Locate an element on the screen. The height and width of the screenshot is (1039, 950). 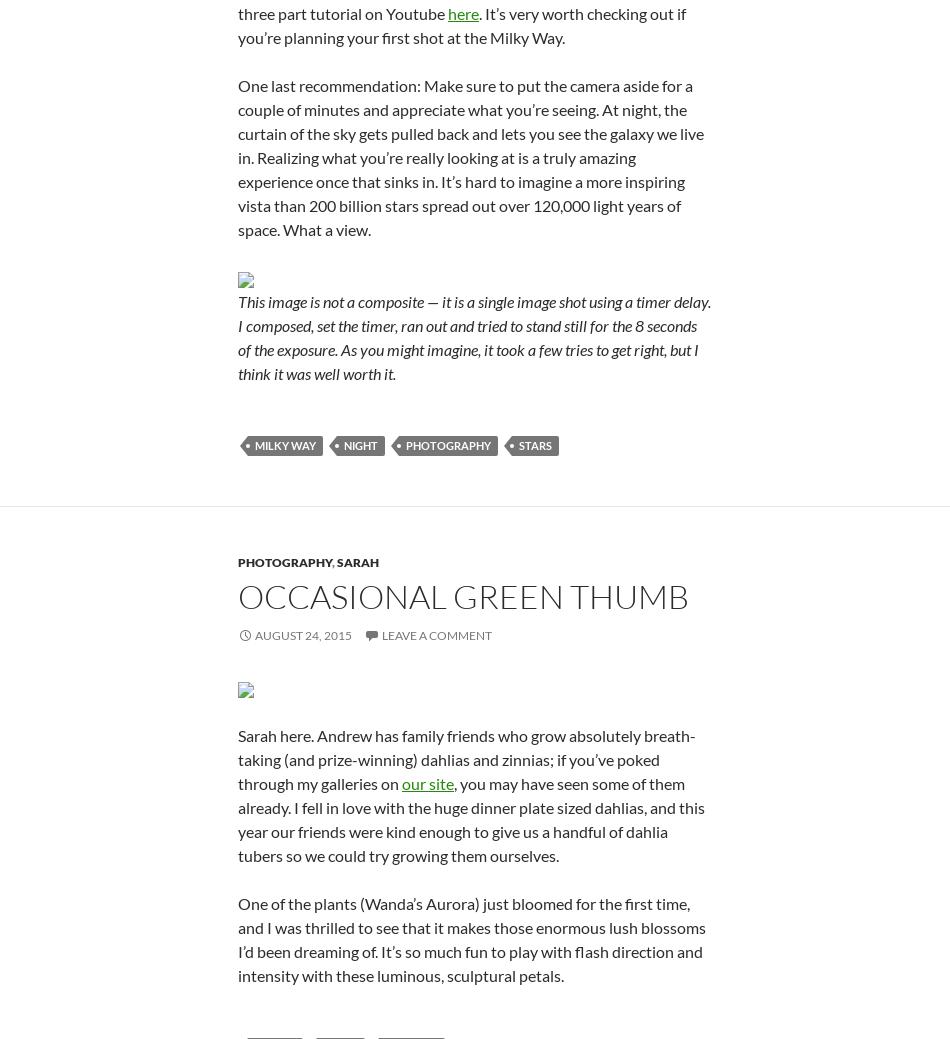
',' is located at coordinates (331, 561).